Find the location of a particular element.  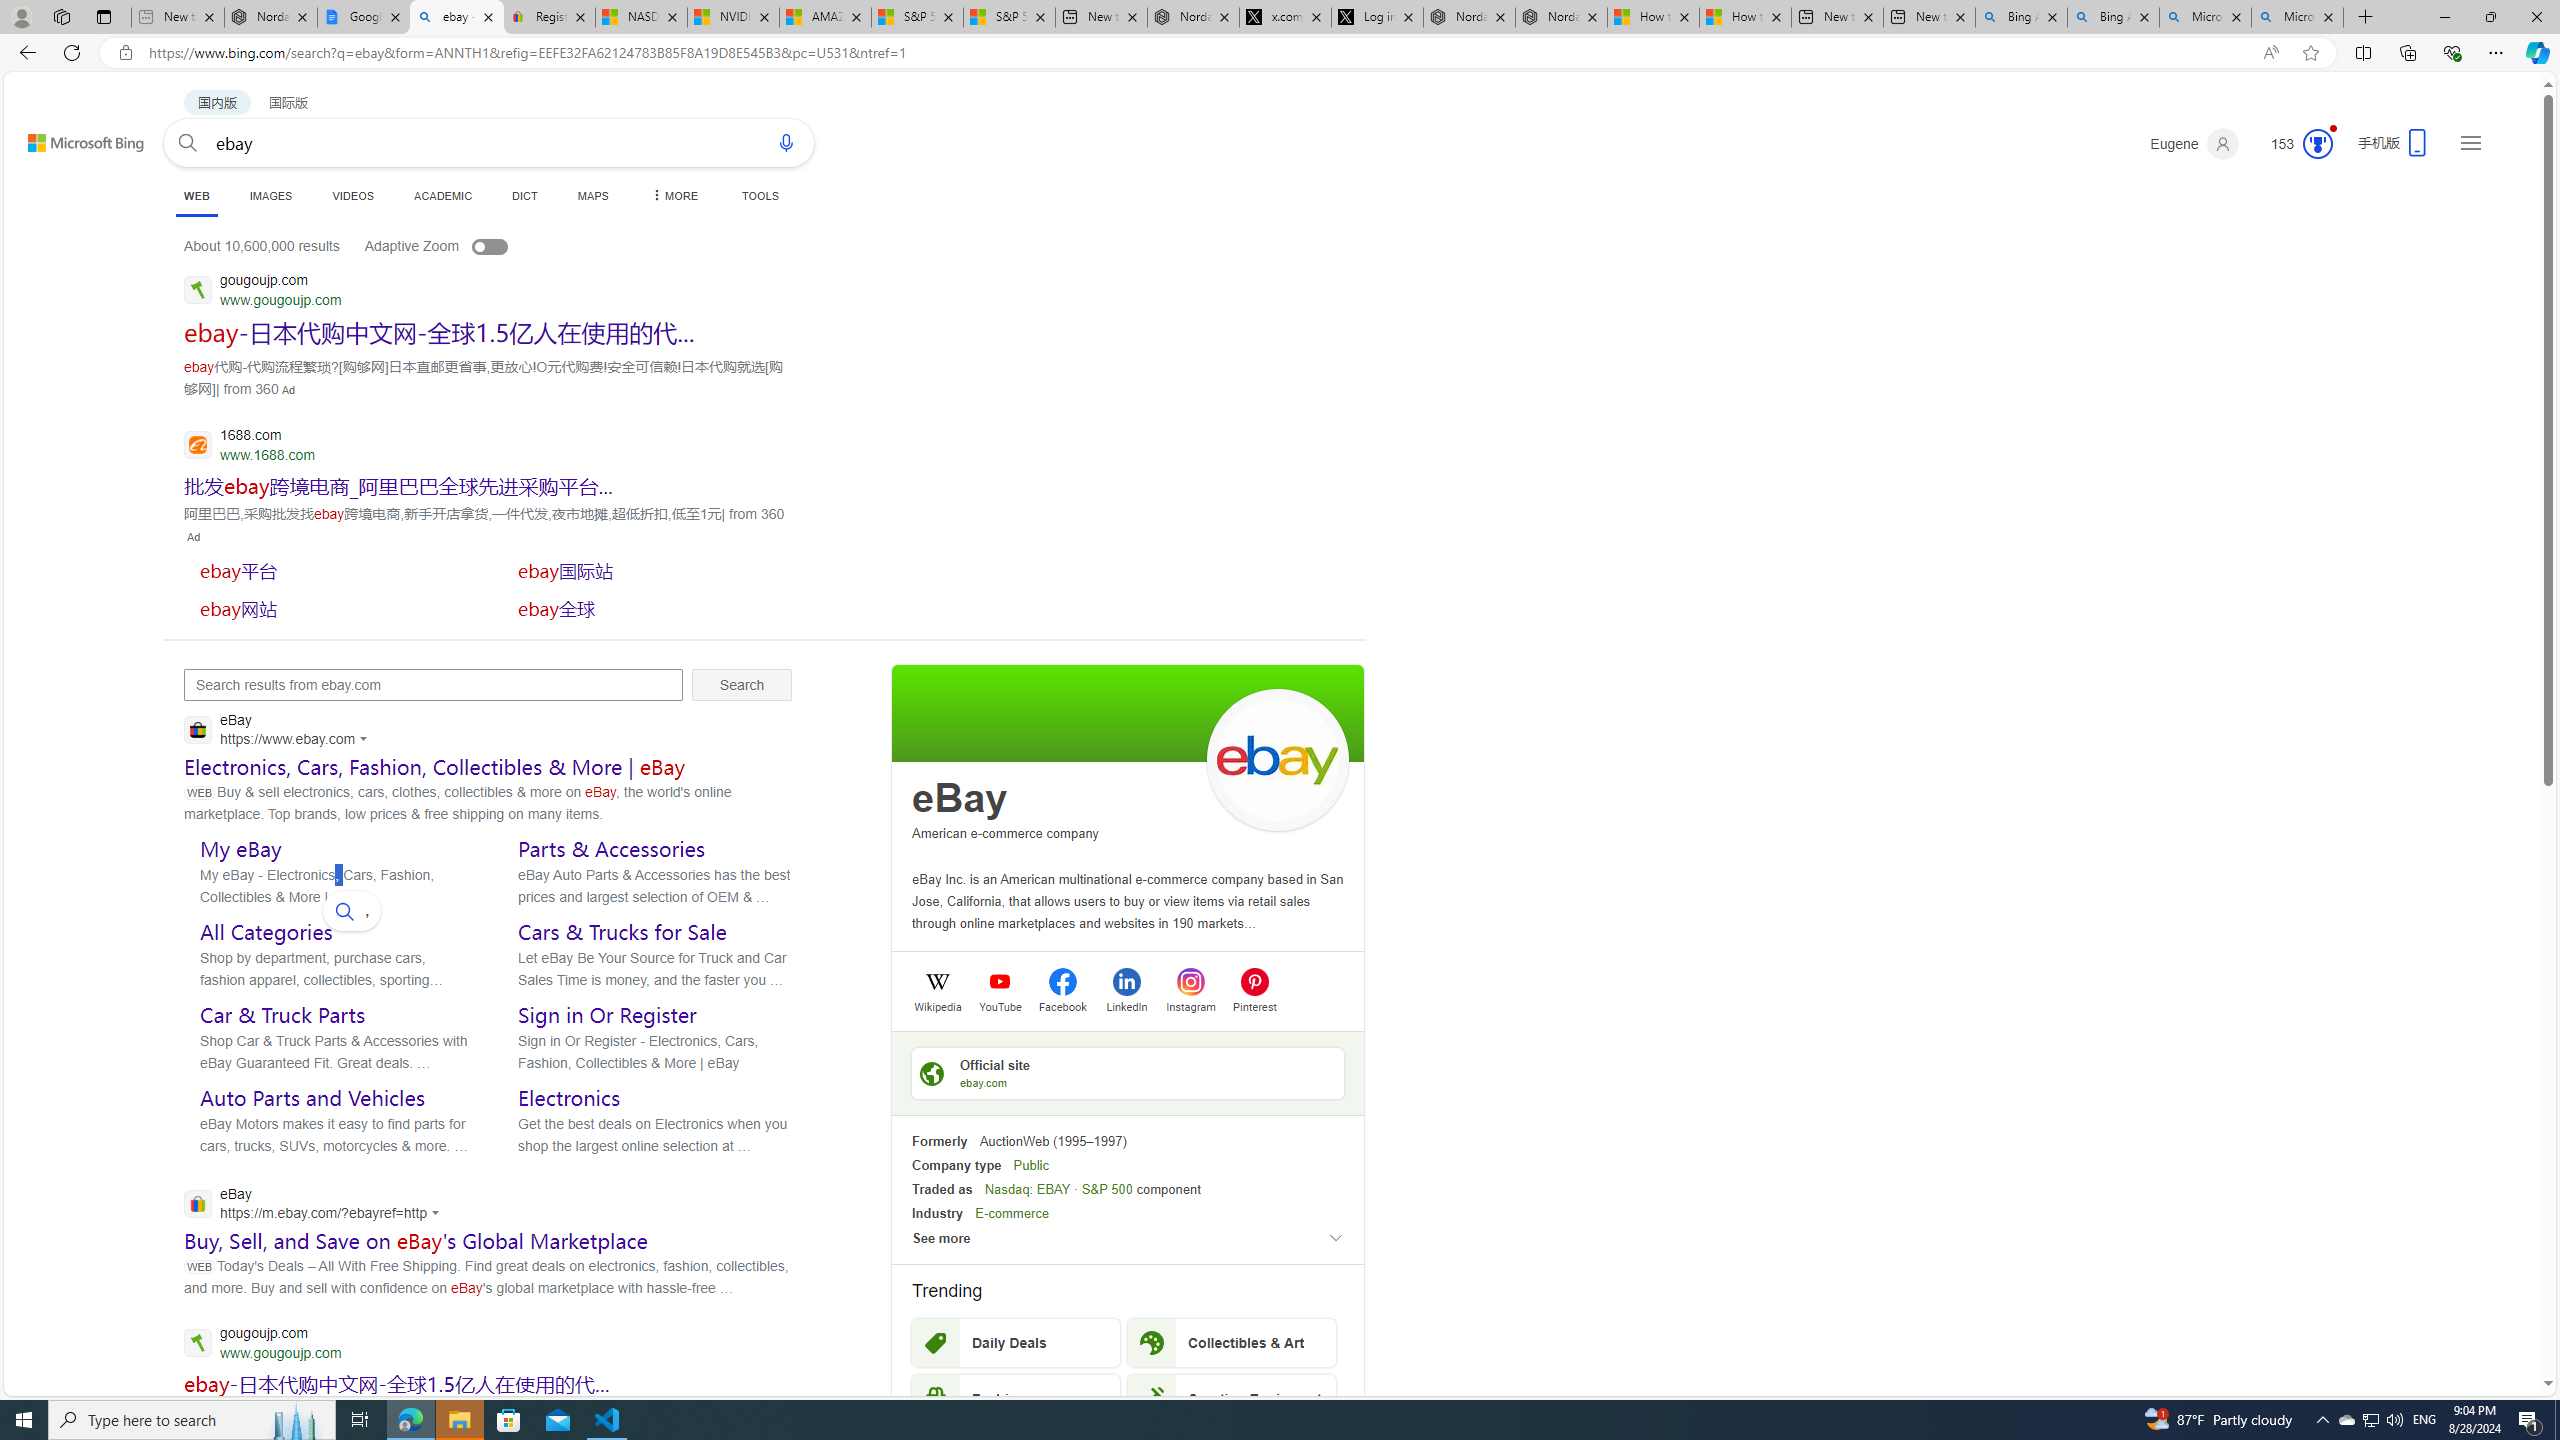

'Traded as' is located at coordinates (941, 1188).